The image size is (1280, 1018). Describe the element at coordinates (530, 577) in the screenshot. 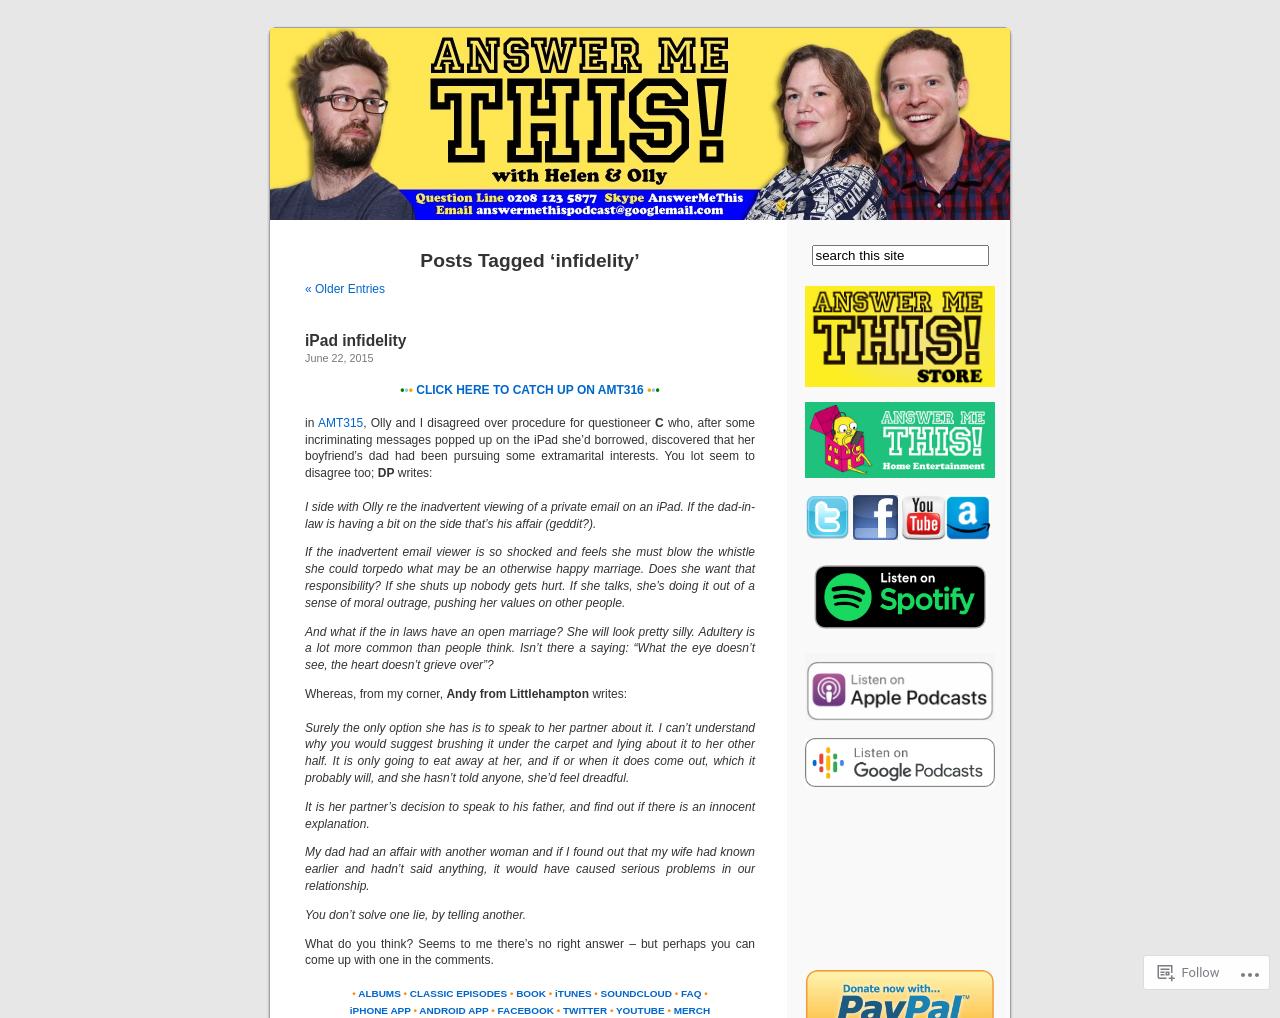

I see `'If the inadvertent email viewer is so shocked and feels she must blow the whistle she could torpedo what may be an otherwise happy marriage. Does she want that responsibility? If she shuts up nobody gets hurt. If she talks, she’s doing it out of a sense of moral outrage, pushing her values on other people.'` at that location.